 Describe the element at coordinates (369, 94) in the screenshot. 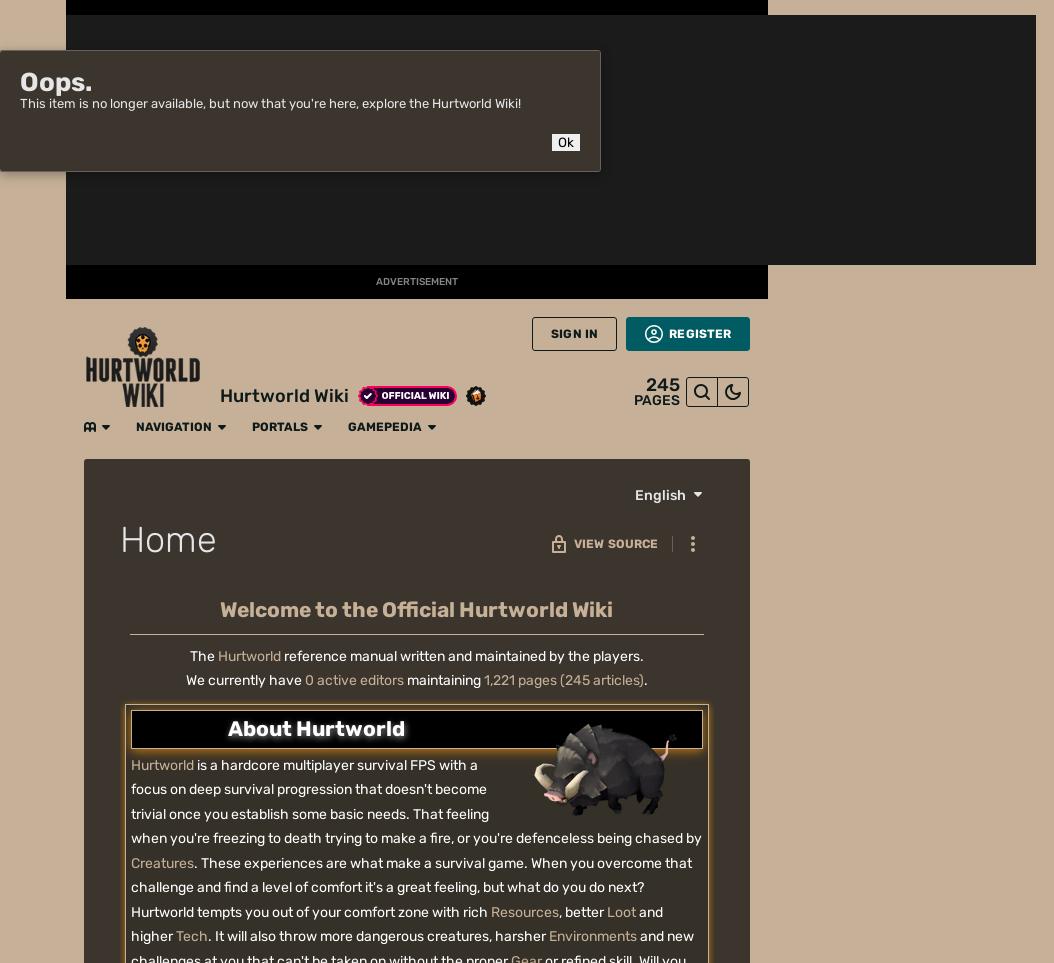

I see `'Modding'` at that location.